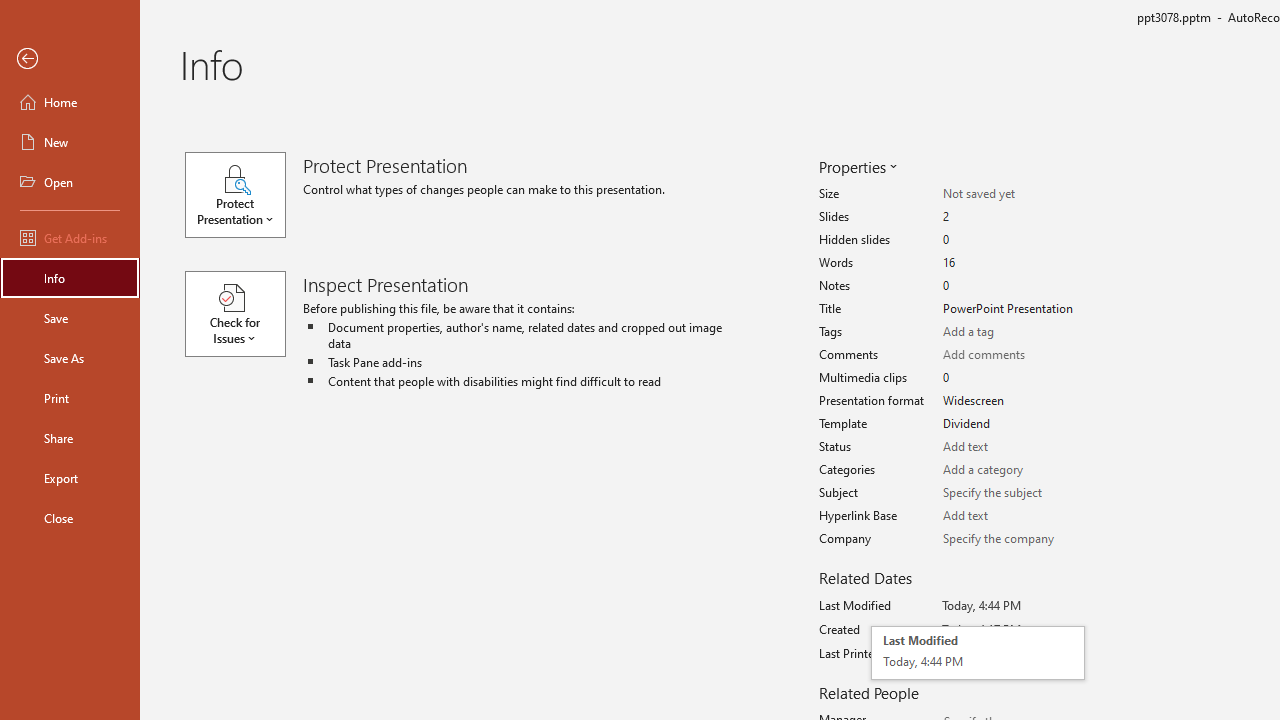 The height and width of the screenshot is (720, 1280). What do you see at coordinates (69, 356) in the screenshot?
I see `'Save As'` at bounding box center [69, 356].